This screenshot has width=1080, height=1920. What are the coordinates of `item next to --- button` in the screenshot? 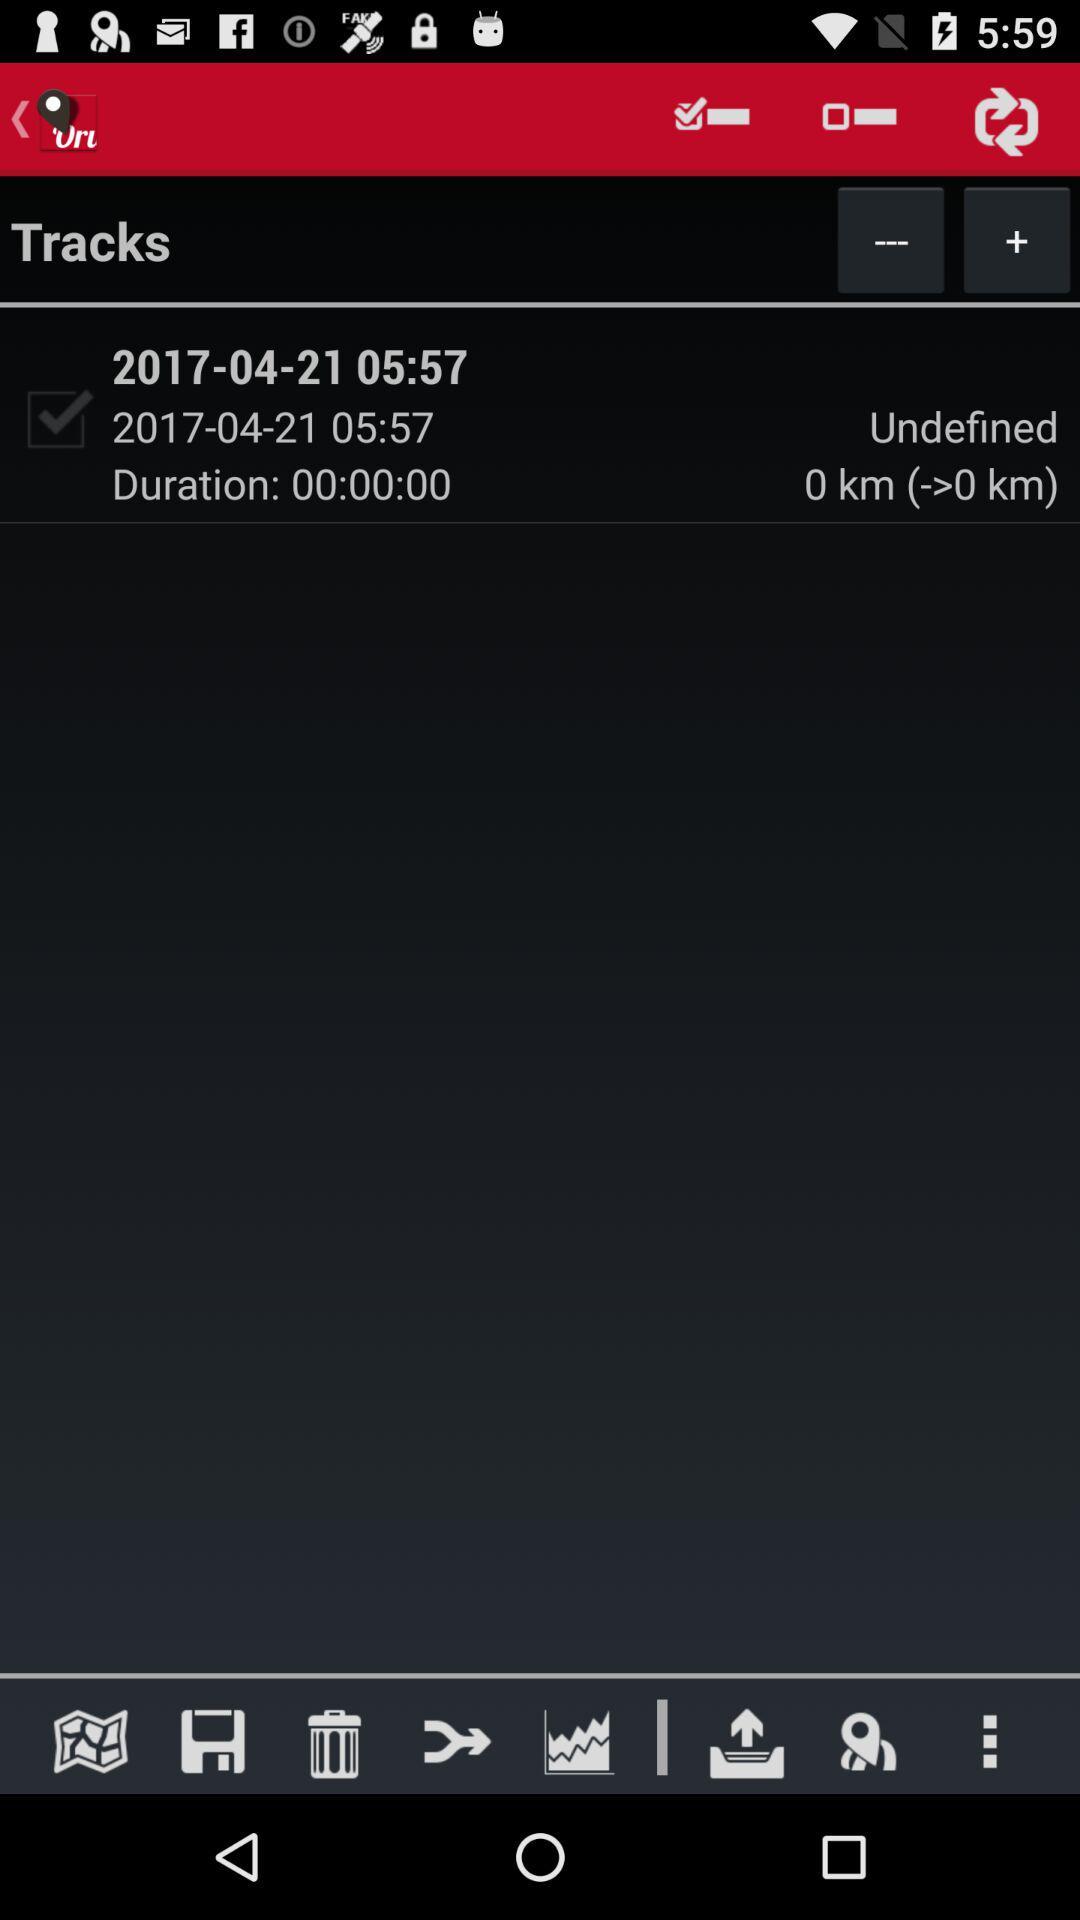 It's located at (1017, 239).